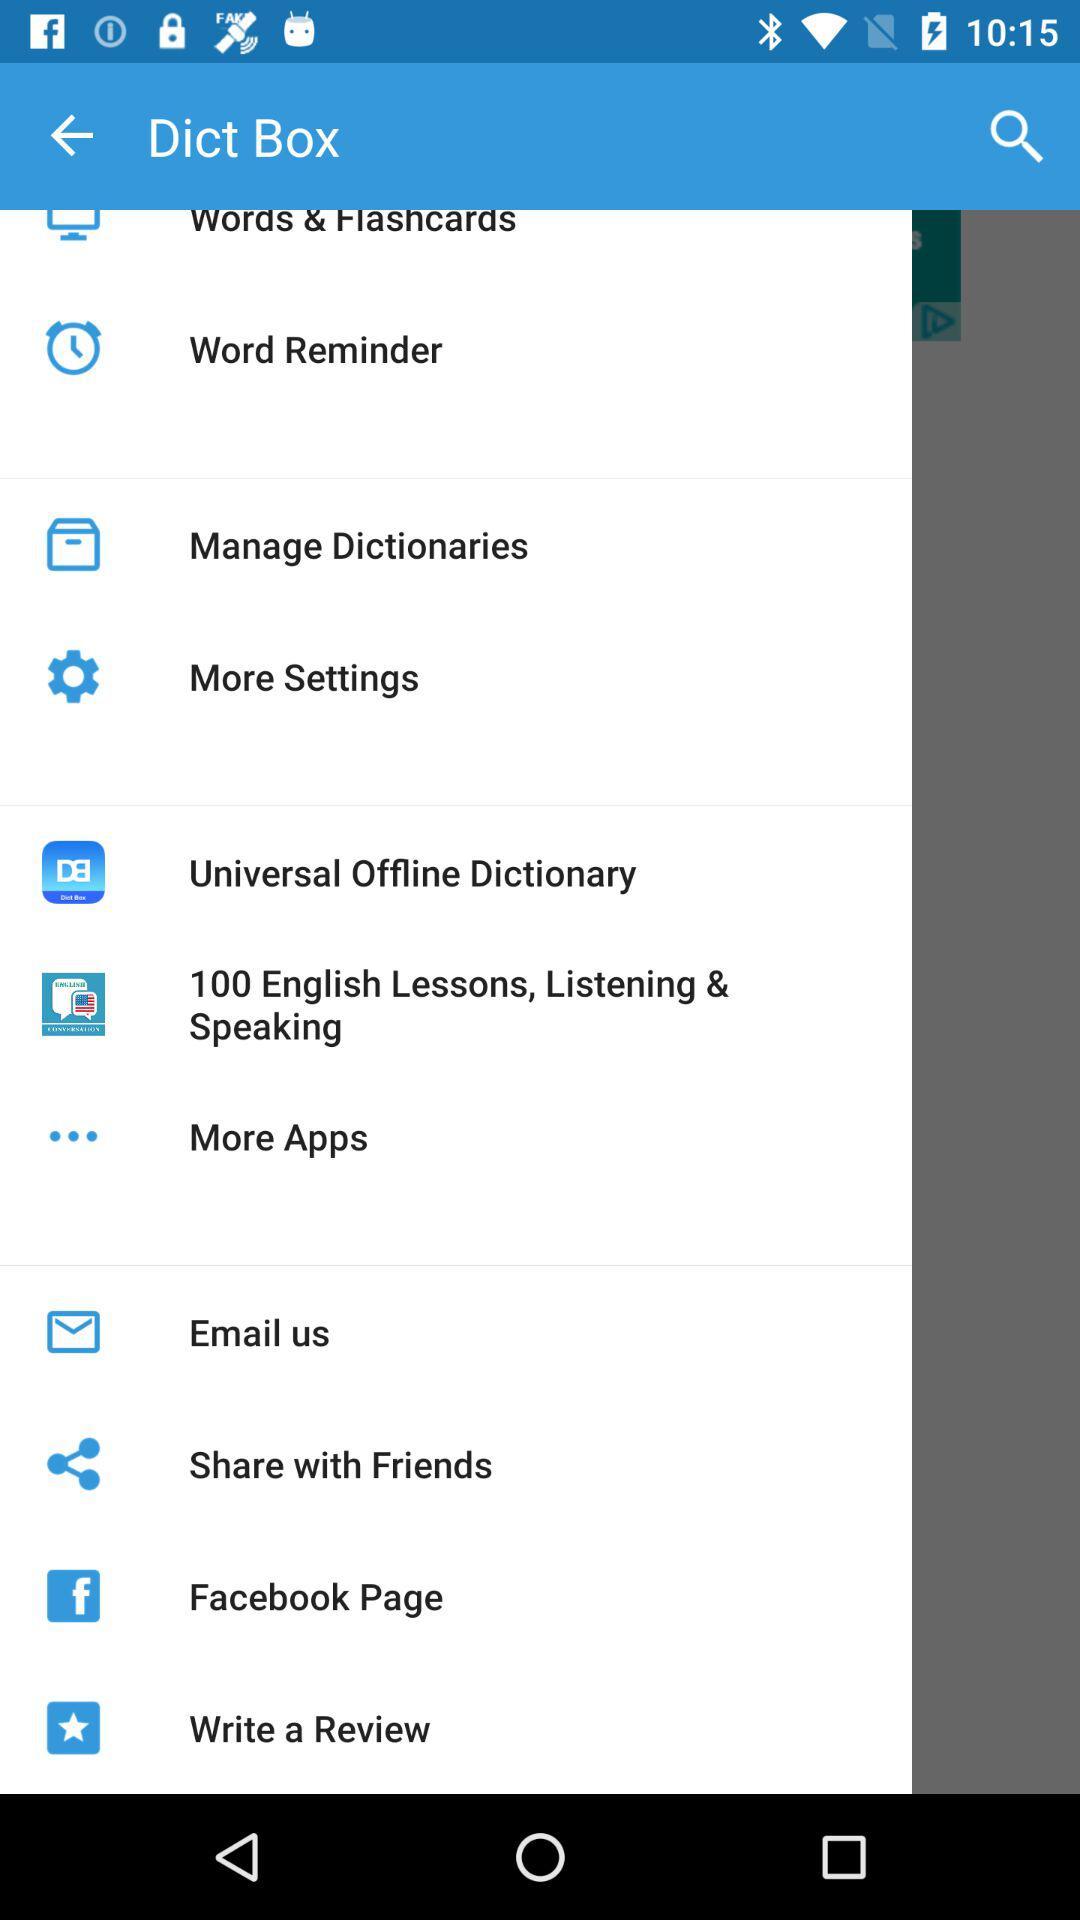 The image size is (1080, 1920). What do you see at coordinates (1017, 135) in the screenshot?
I see `the icon next to dict box icon` at bounding box center [1017, 135].